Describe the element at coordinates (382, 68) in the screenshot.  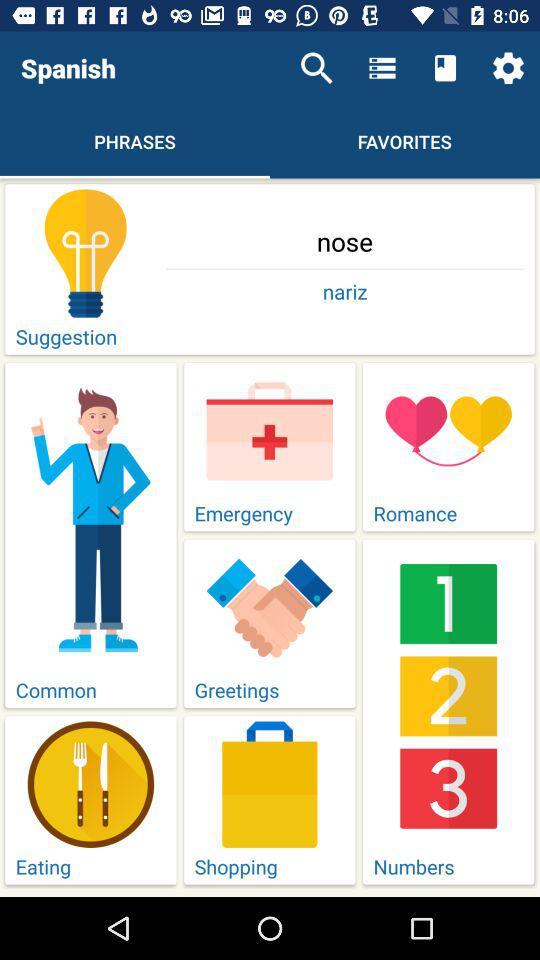
I see `the icon above the favorites item` at that location.